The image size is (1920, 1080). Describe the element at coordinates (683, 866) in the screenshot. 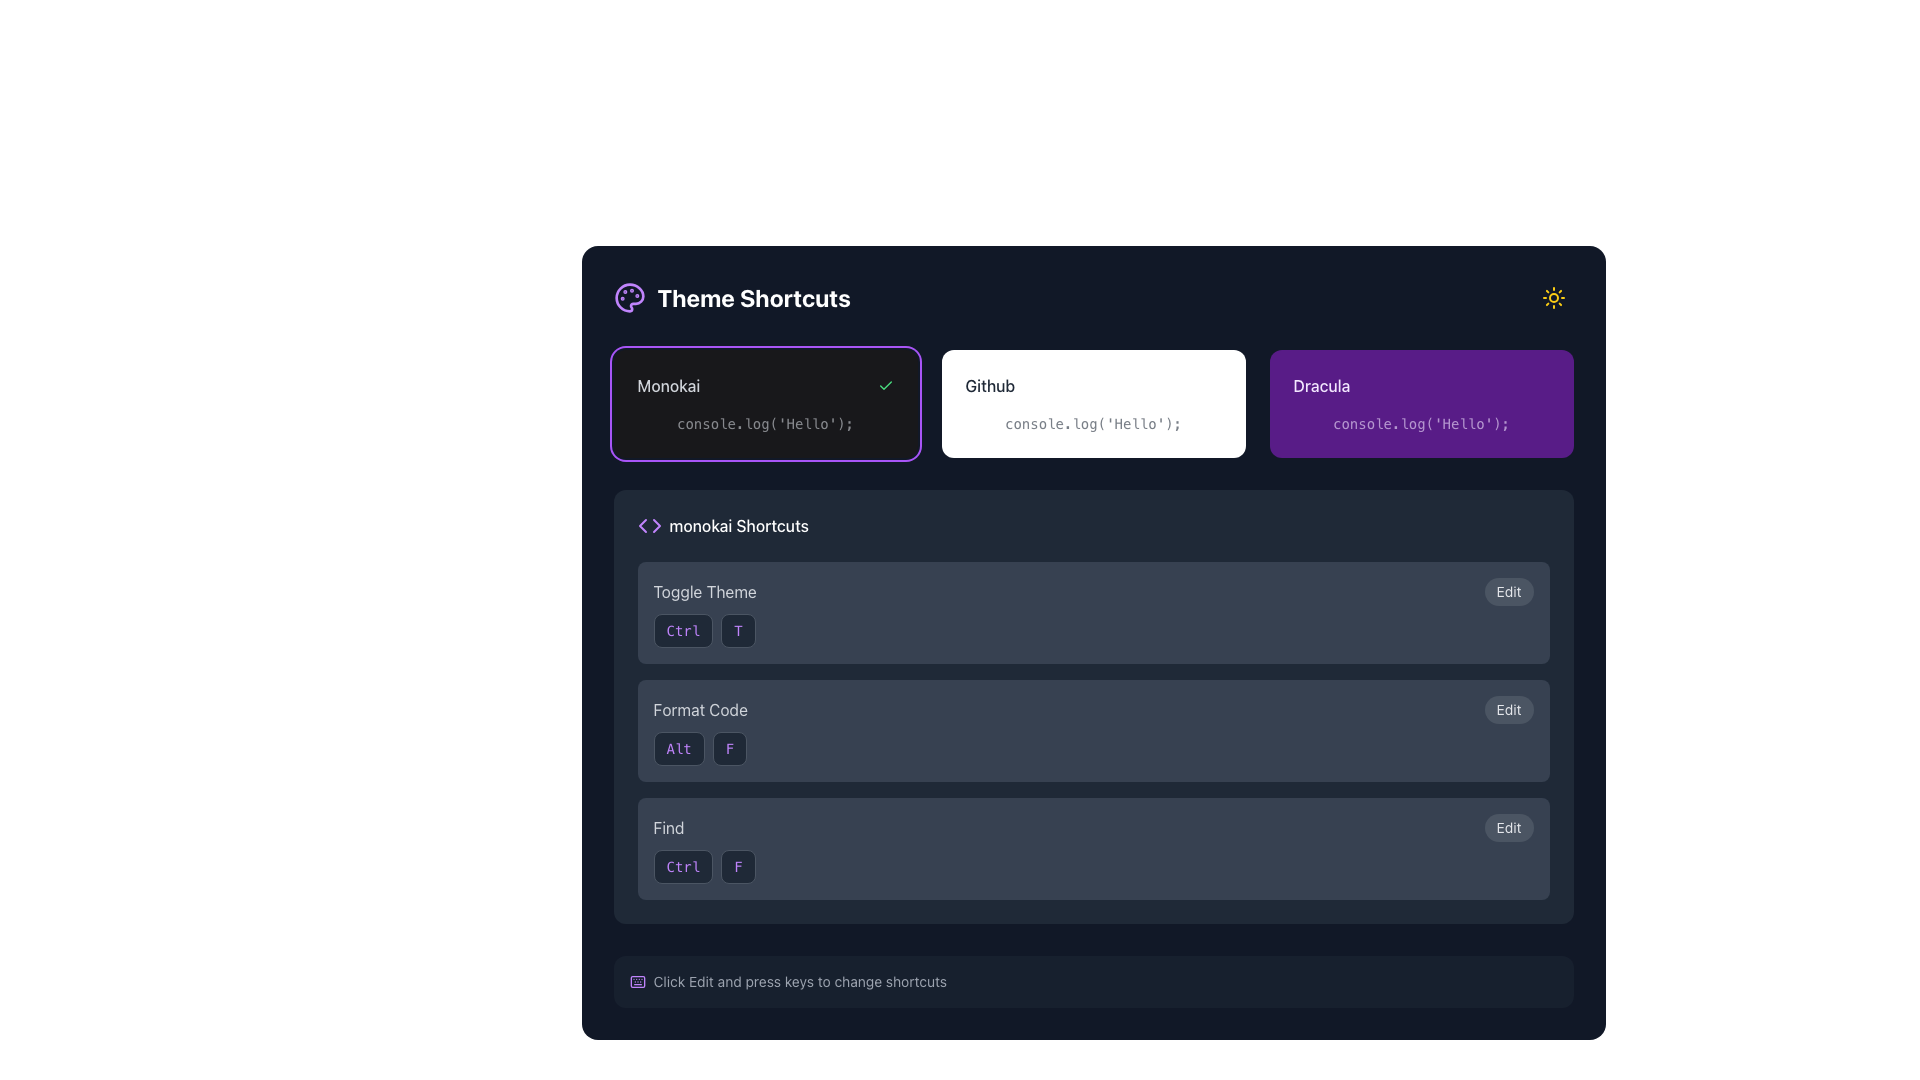

I see `displayed text 'Ctrl' from the button representing the 'Ctrl' key in the 'Find' shortcut section of the application` at that location.